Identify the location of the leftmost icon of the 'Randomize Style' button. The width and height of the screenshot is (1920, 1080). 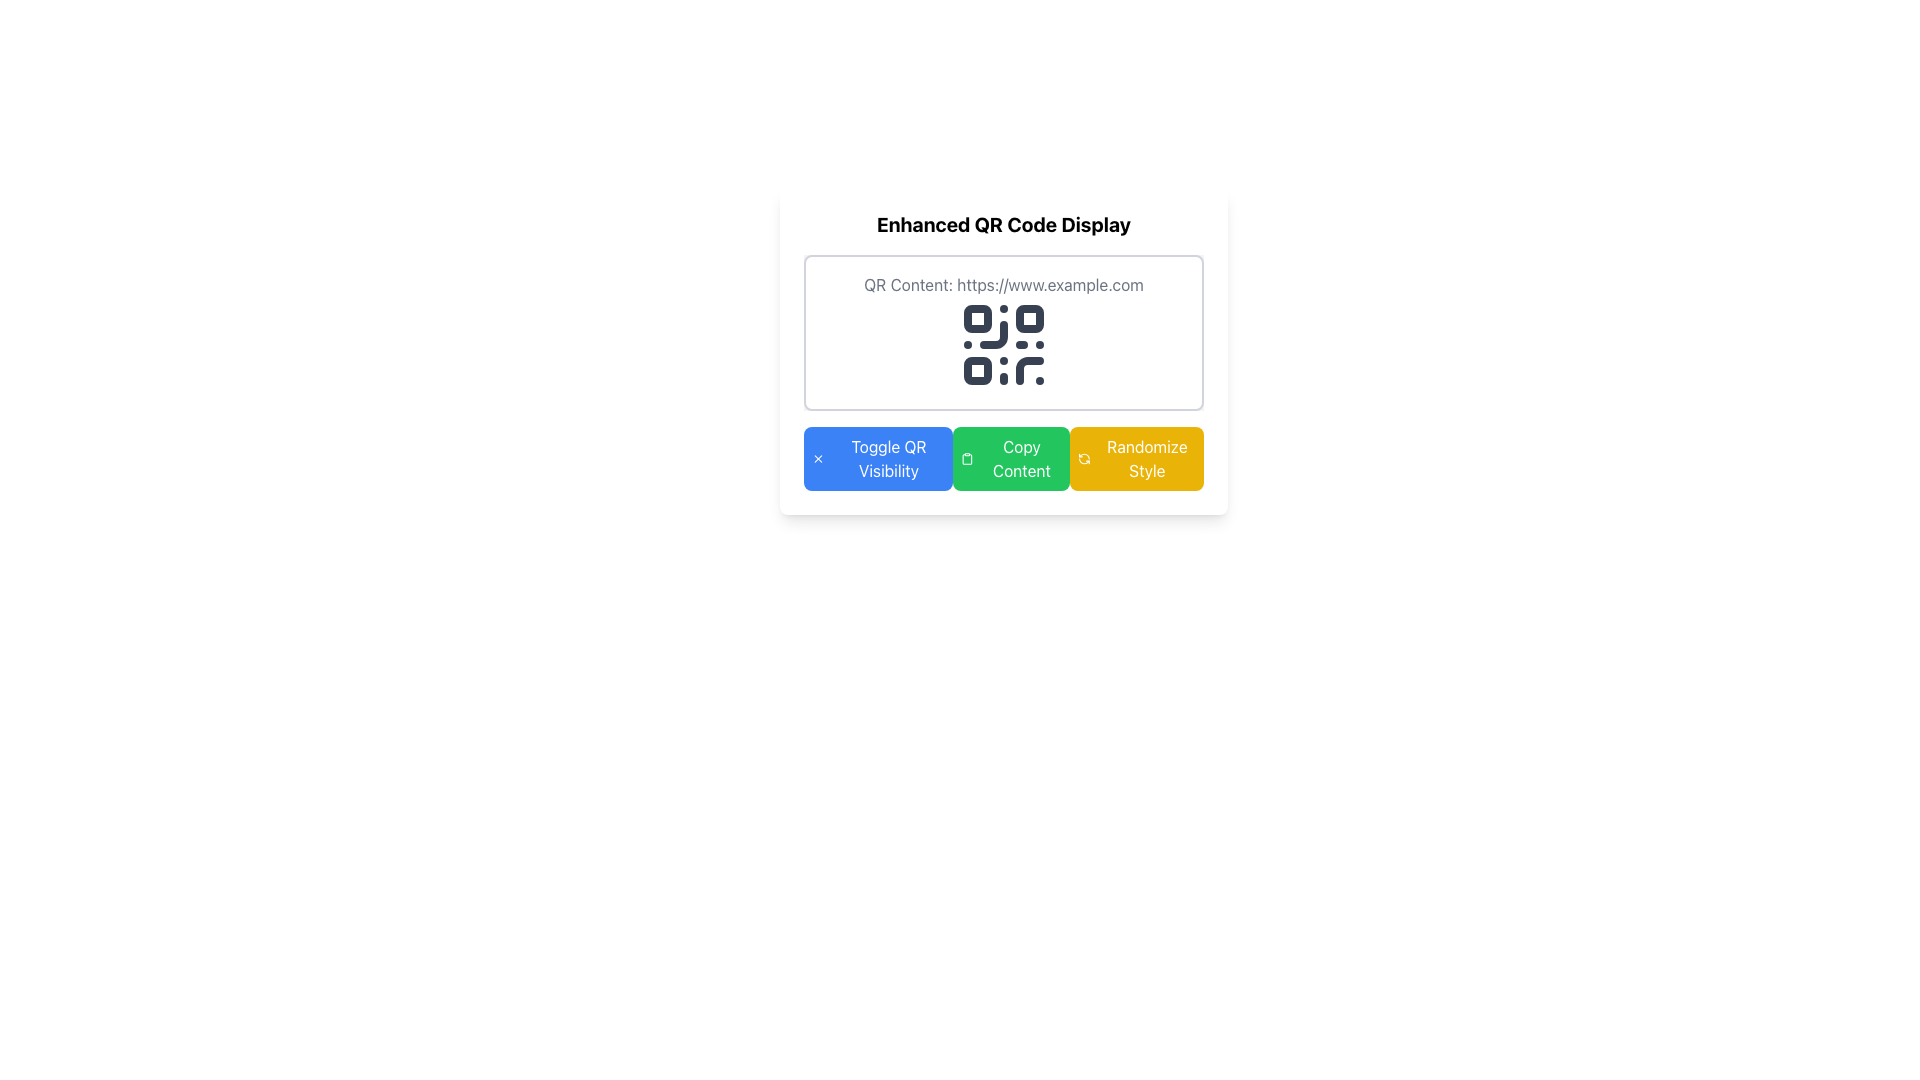
(1083, 459).